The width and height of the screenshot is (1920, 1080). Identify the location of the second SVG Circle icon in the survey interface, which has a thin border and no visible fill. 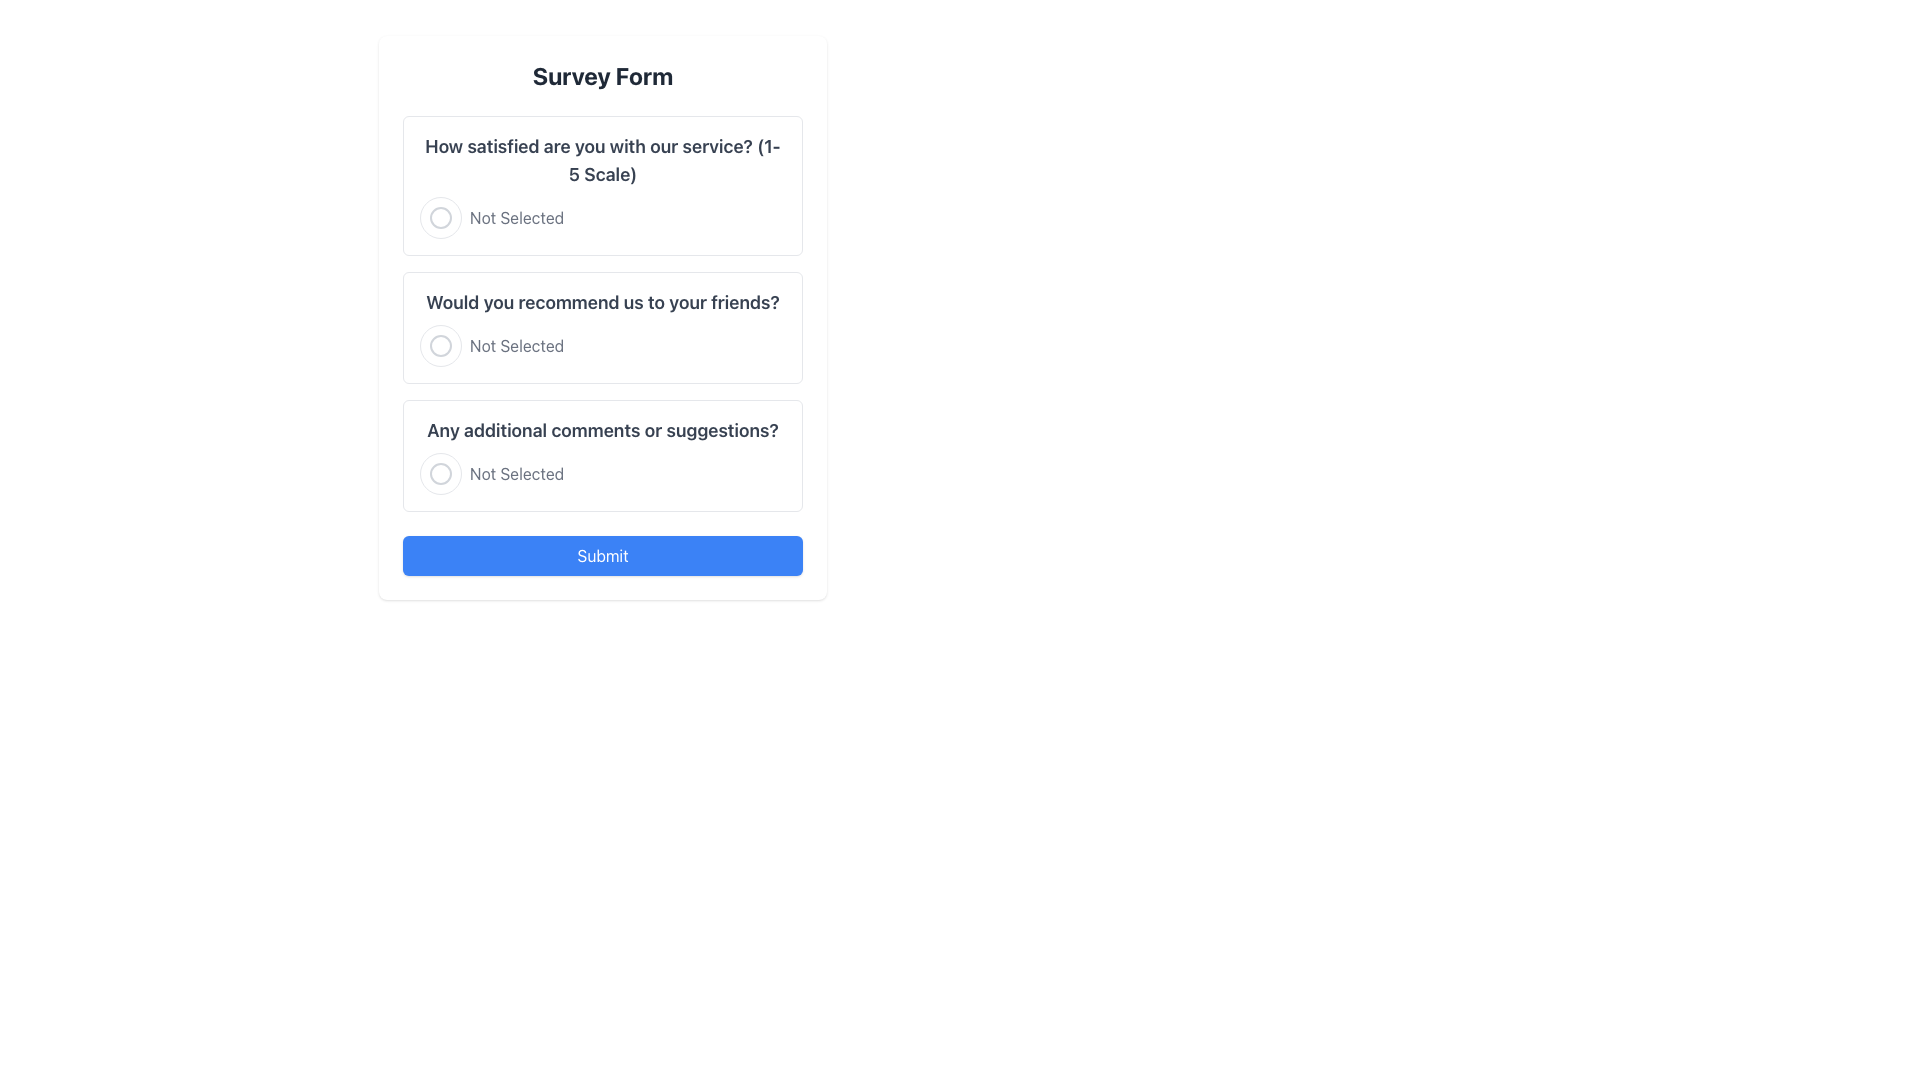
(440, 345).